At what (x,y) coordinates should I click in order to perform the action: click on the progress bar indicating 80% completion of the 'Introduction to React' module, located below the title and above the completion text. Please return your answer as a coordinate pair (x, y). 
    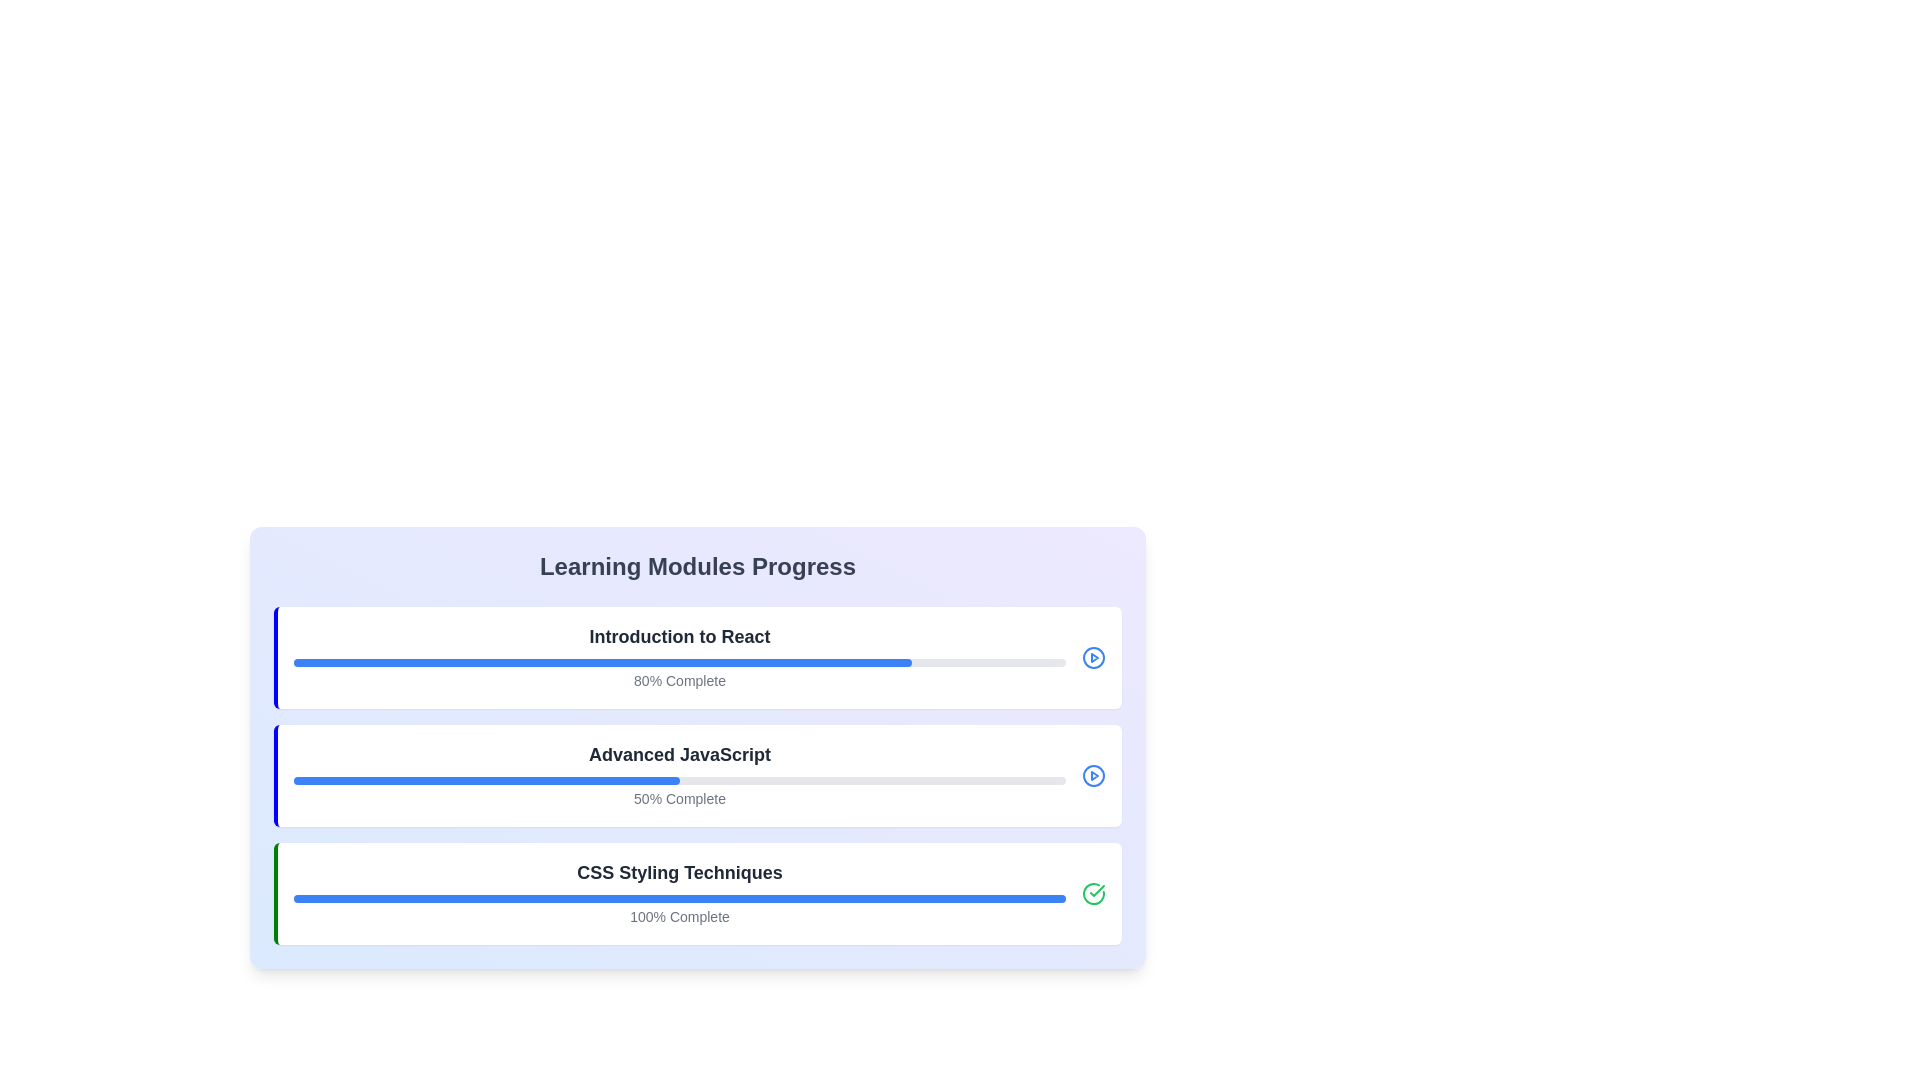
    Looking at the image, I should click on (680, 663).